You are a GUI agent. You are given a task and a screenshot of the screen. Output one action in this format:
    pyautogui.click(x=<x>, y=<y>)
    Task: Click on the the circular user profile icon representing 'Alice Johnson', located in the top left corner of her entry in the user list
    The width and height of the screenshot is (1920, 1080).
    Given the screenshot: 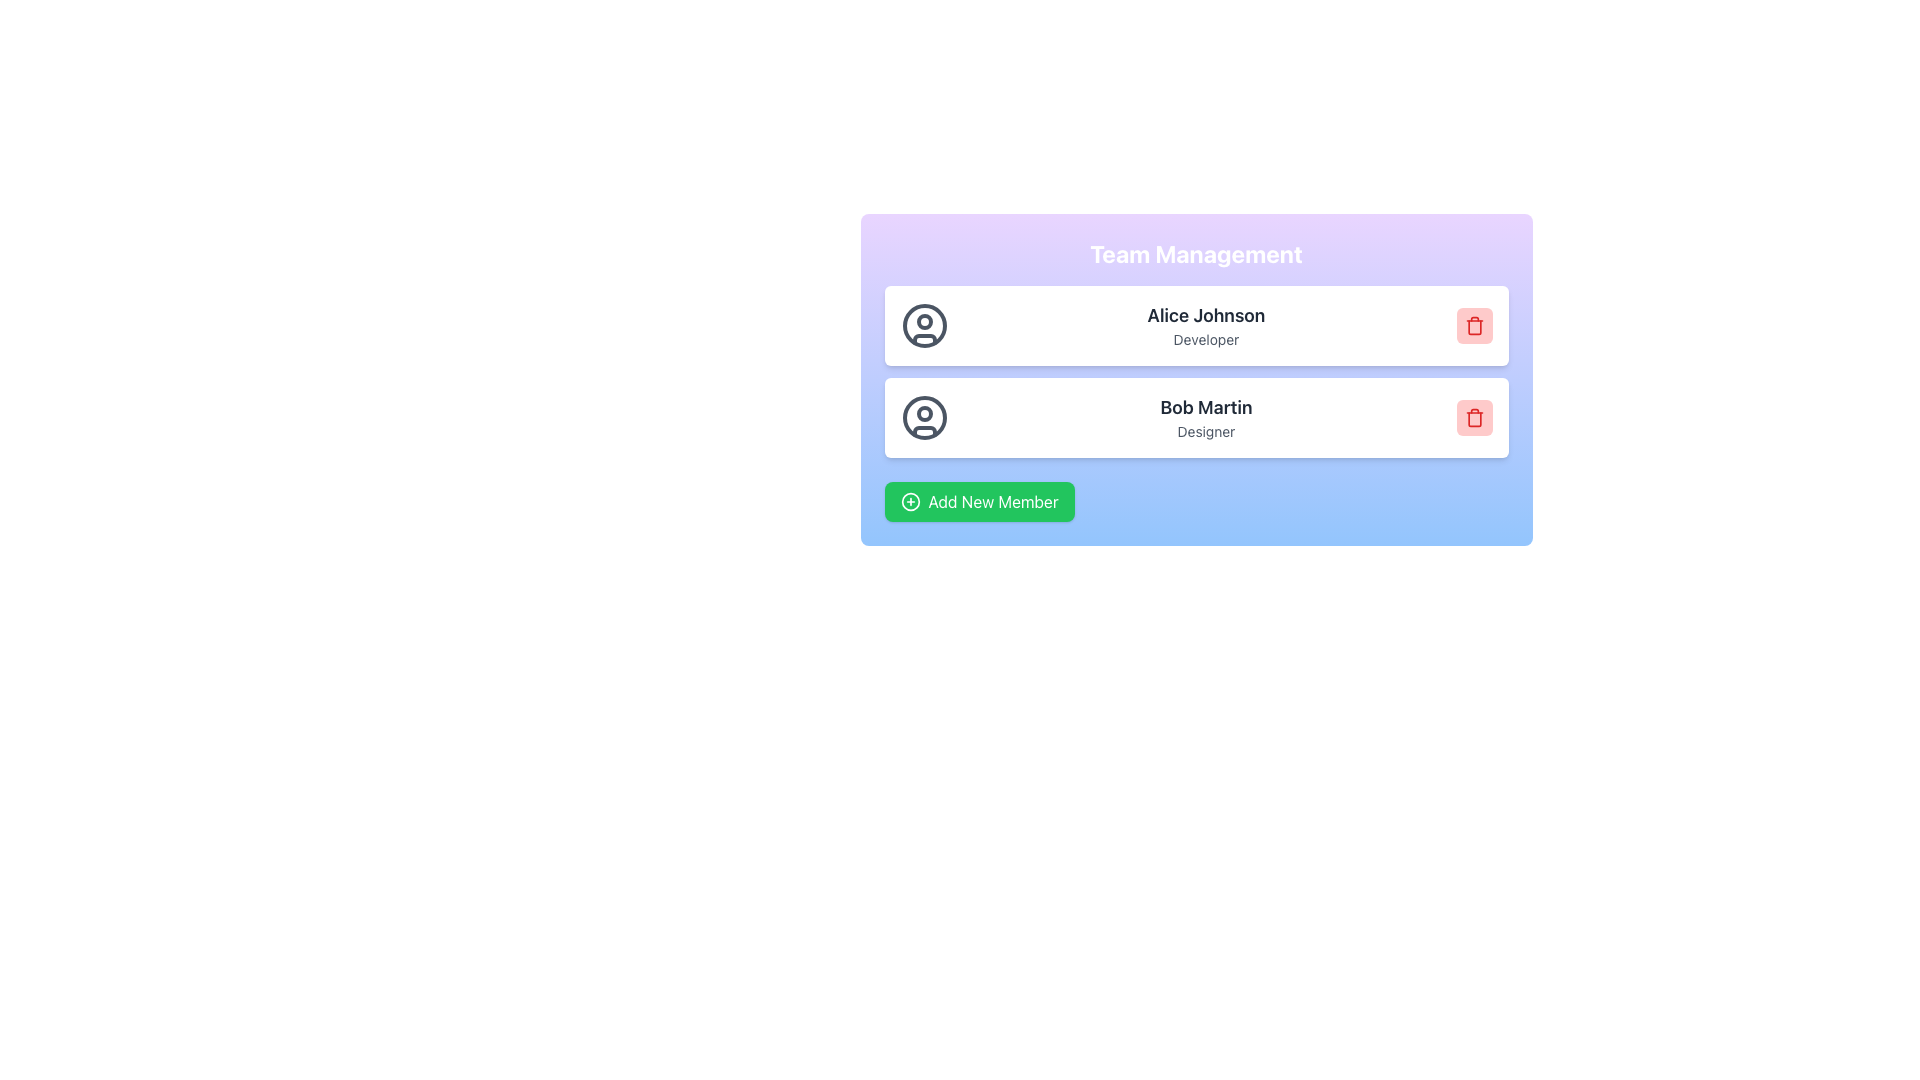 What is the action you would take?
    pyautogui.click(x=923, y=325)
    